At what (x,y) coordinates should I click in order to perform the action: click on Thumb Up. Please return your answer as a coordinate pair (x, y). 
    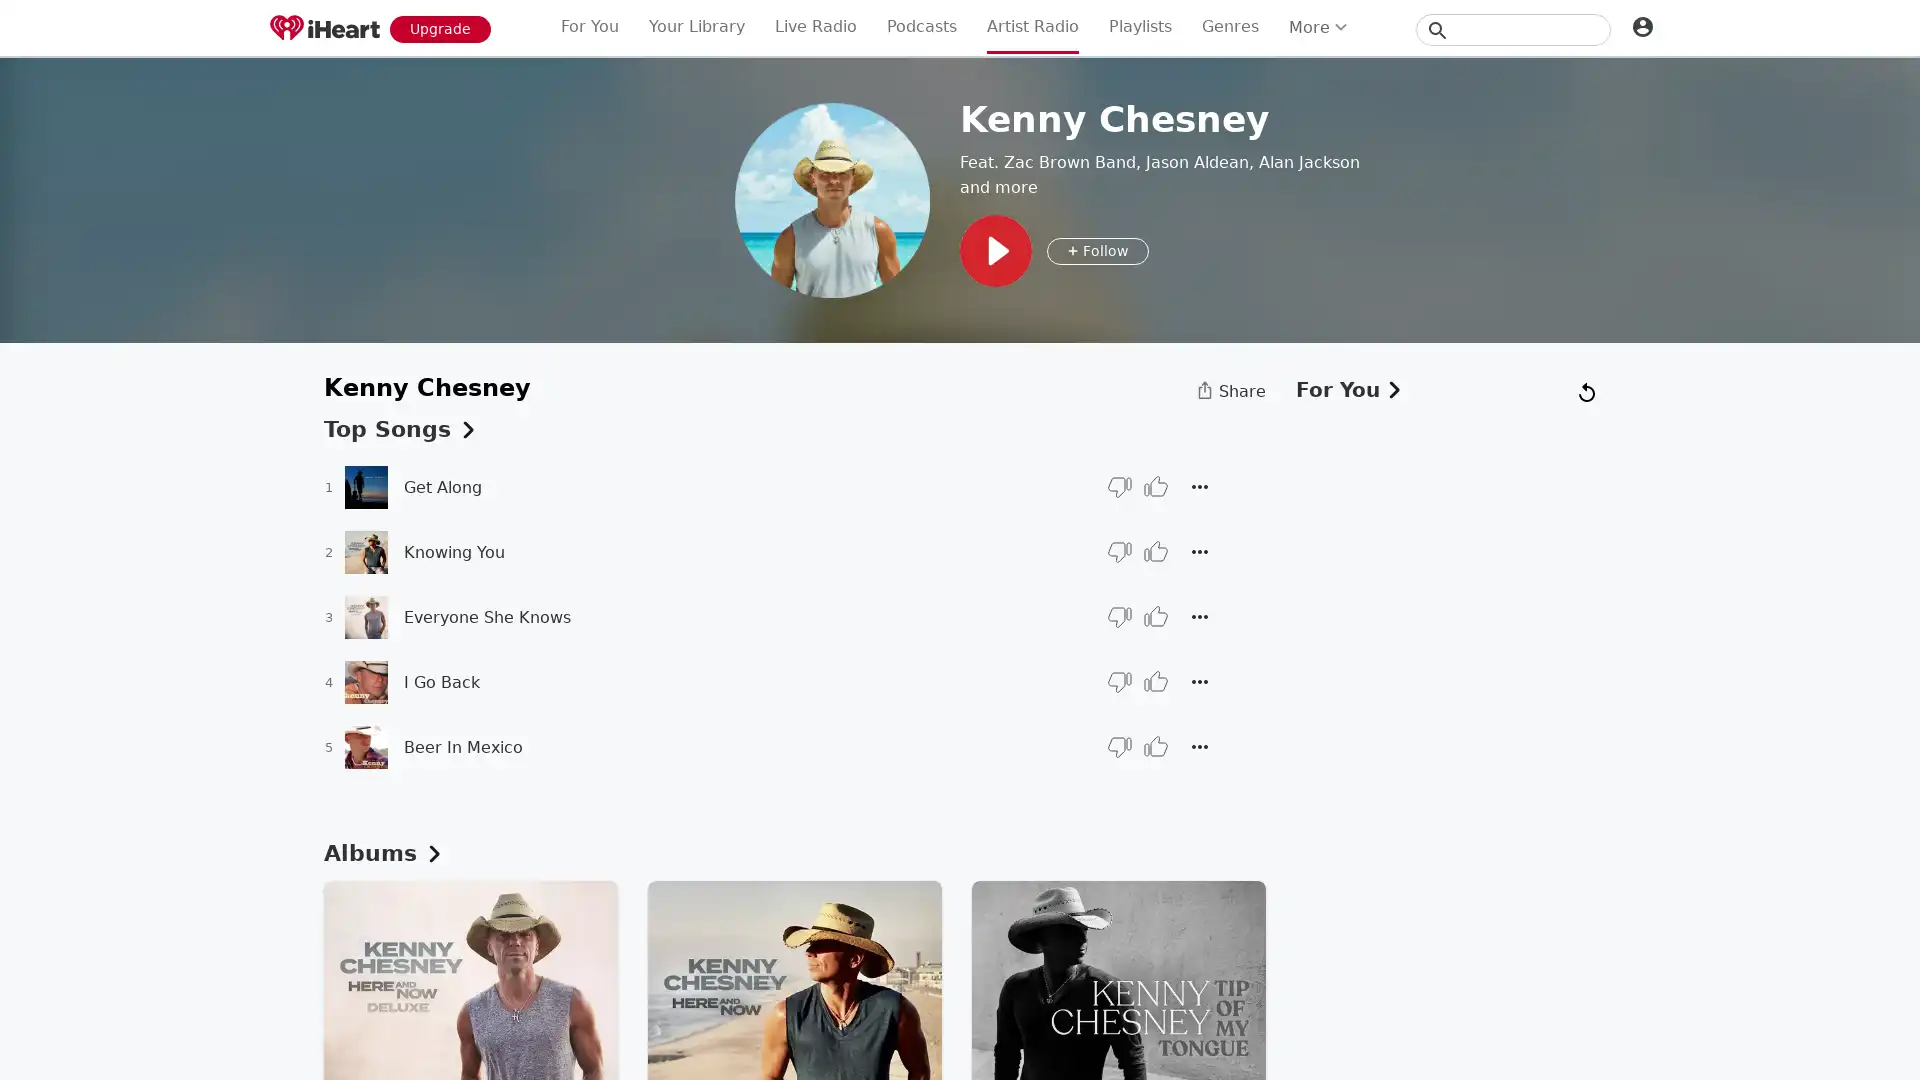
    Looking at the image, I should click on (1156, 681).